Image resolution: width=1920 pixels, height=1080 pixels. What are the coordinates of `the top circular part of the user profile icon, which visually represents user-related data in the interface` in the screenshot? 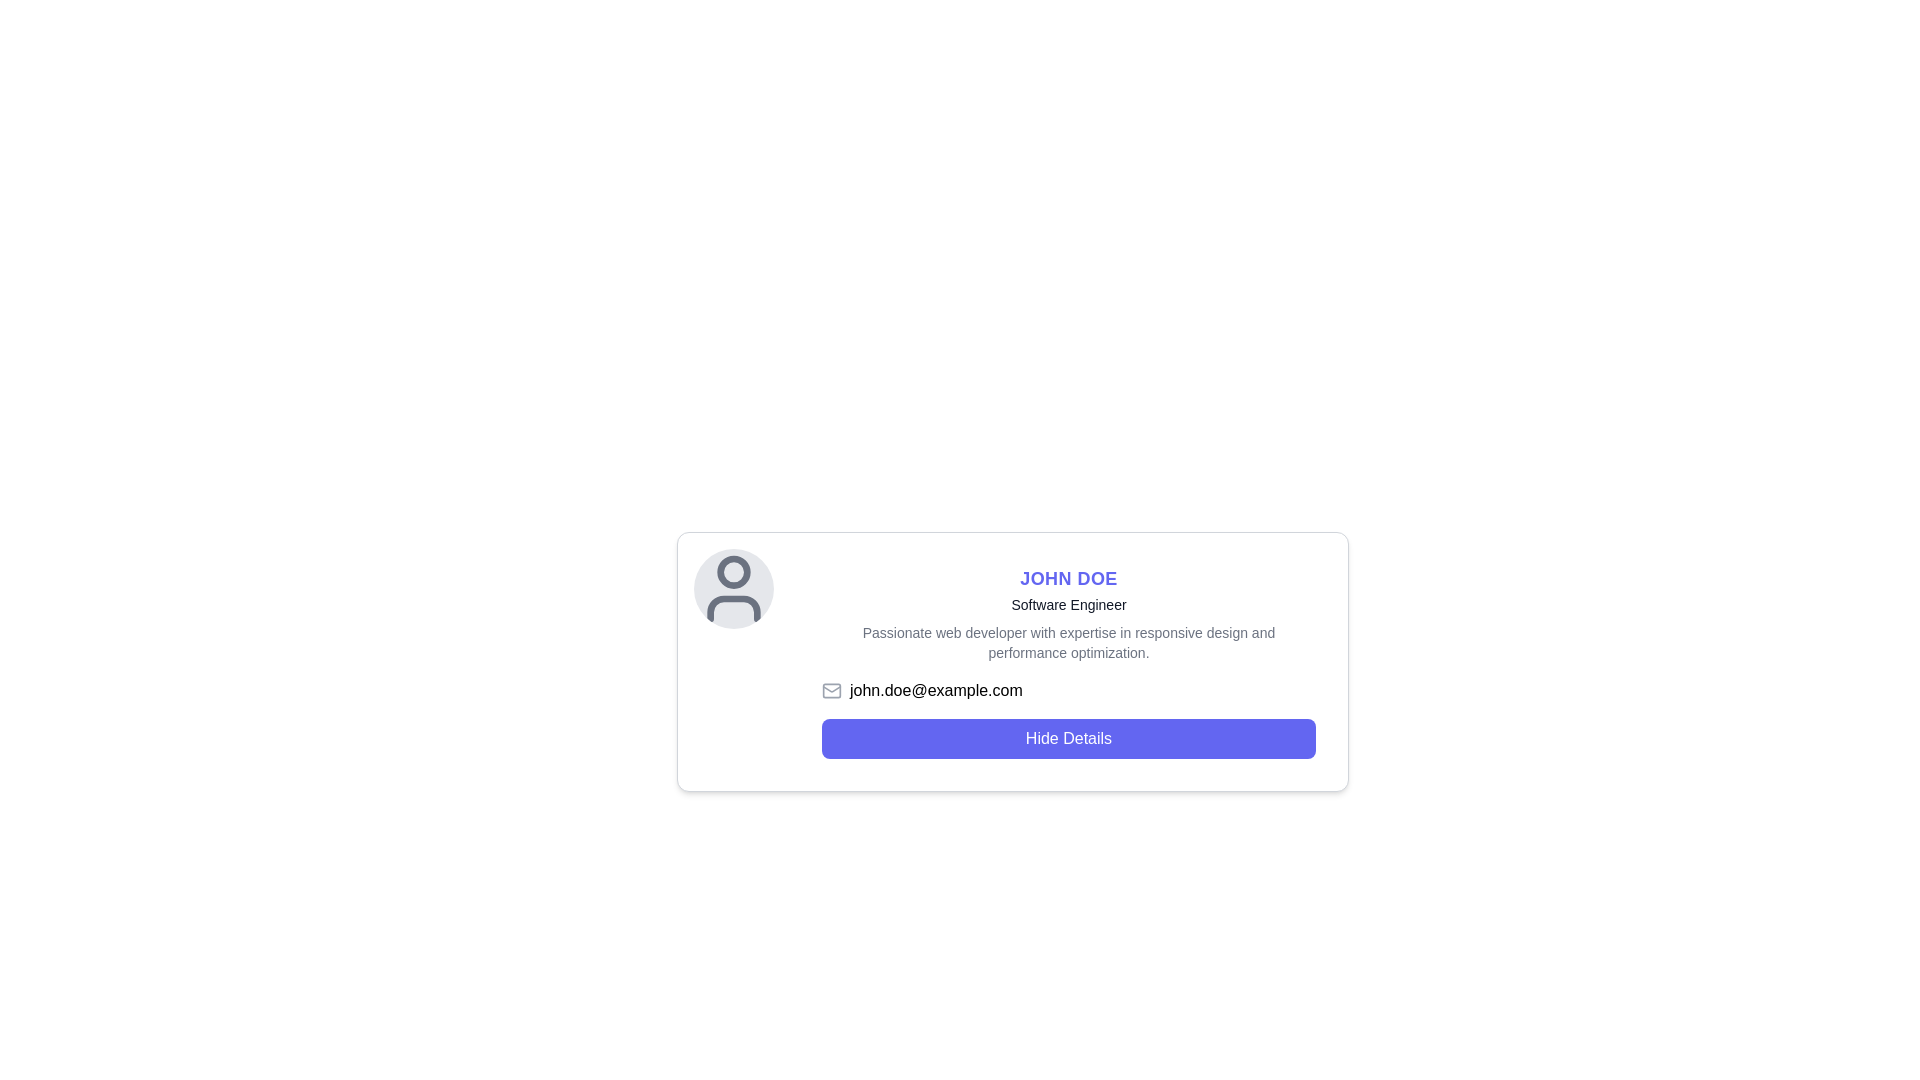 It's located at (733, 571).